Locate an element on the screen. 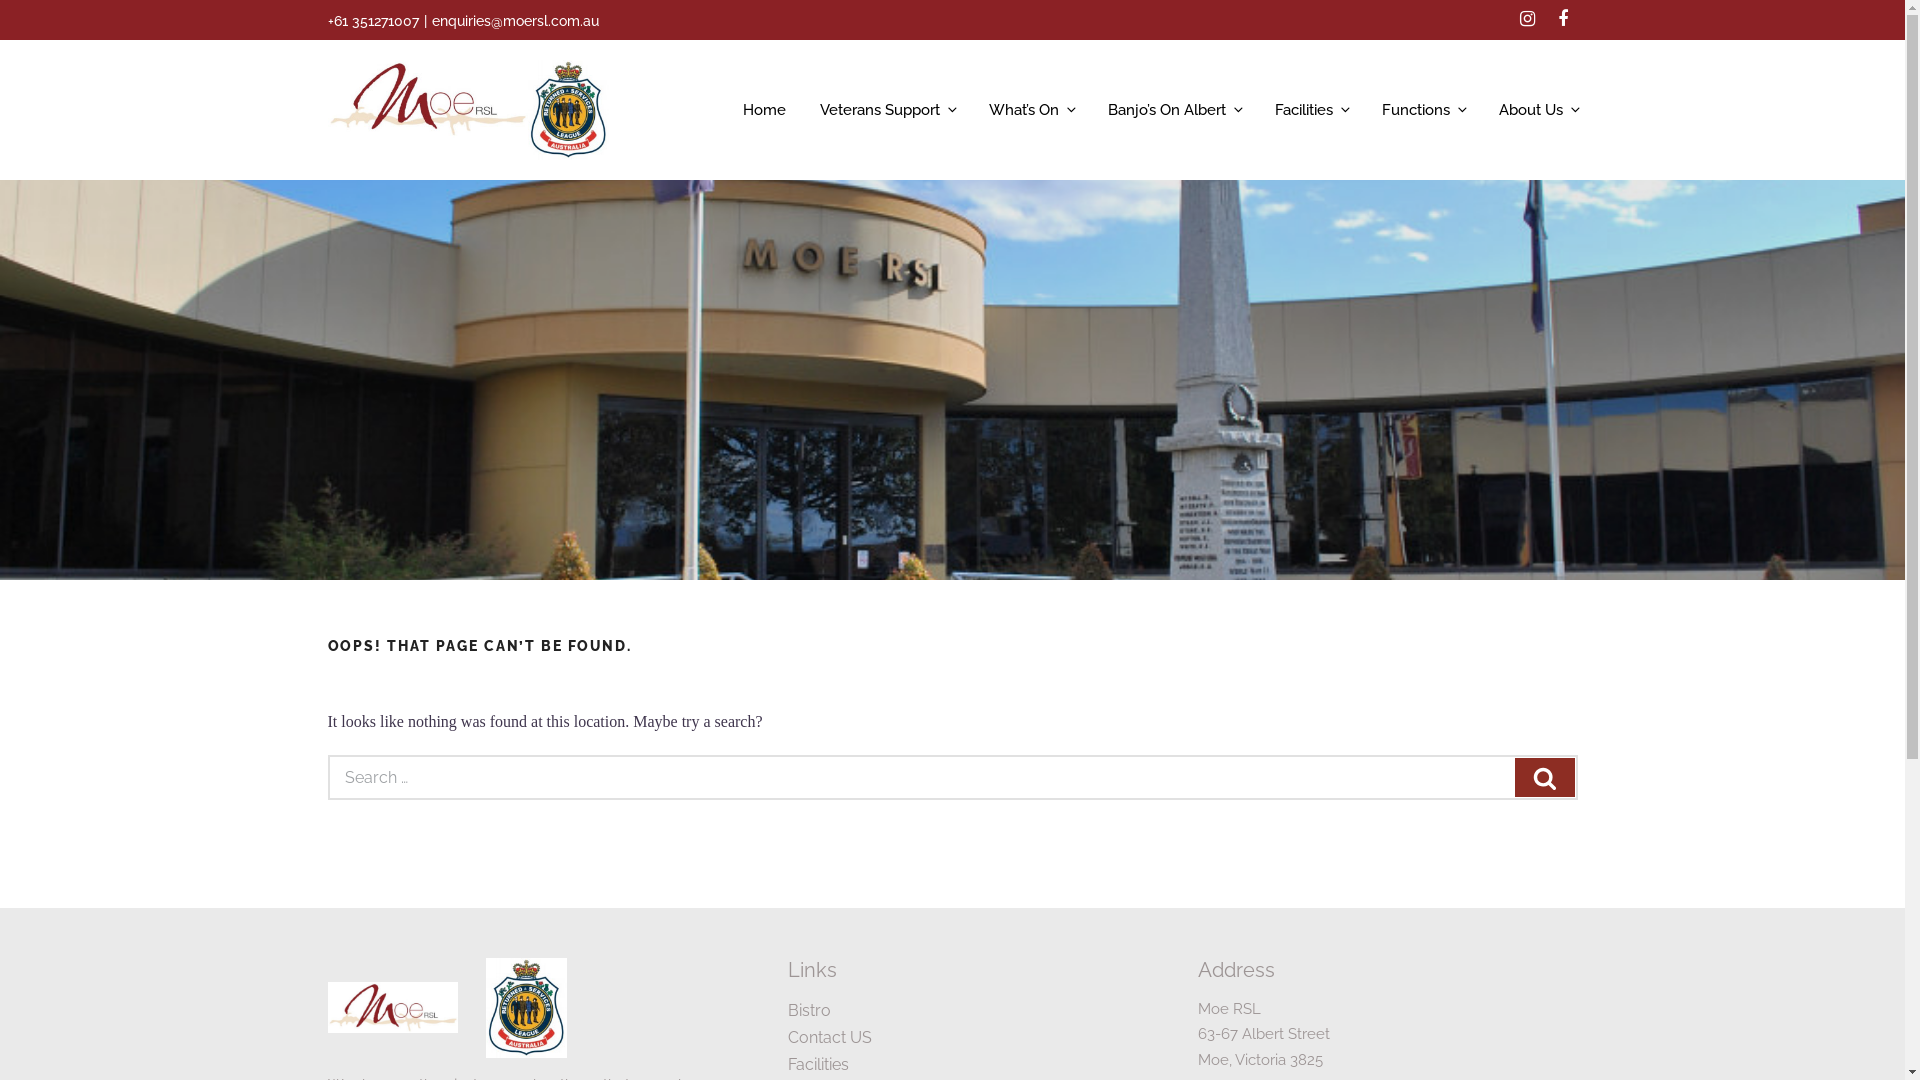 This screenshot has height=1080, width=1920. 'enquiries@moersl.com.au' is located at coordinates (515, 20).